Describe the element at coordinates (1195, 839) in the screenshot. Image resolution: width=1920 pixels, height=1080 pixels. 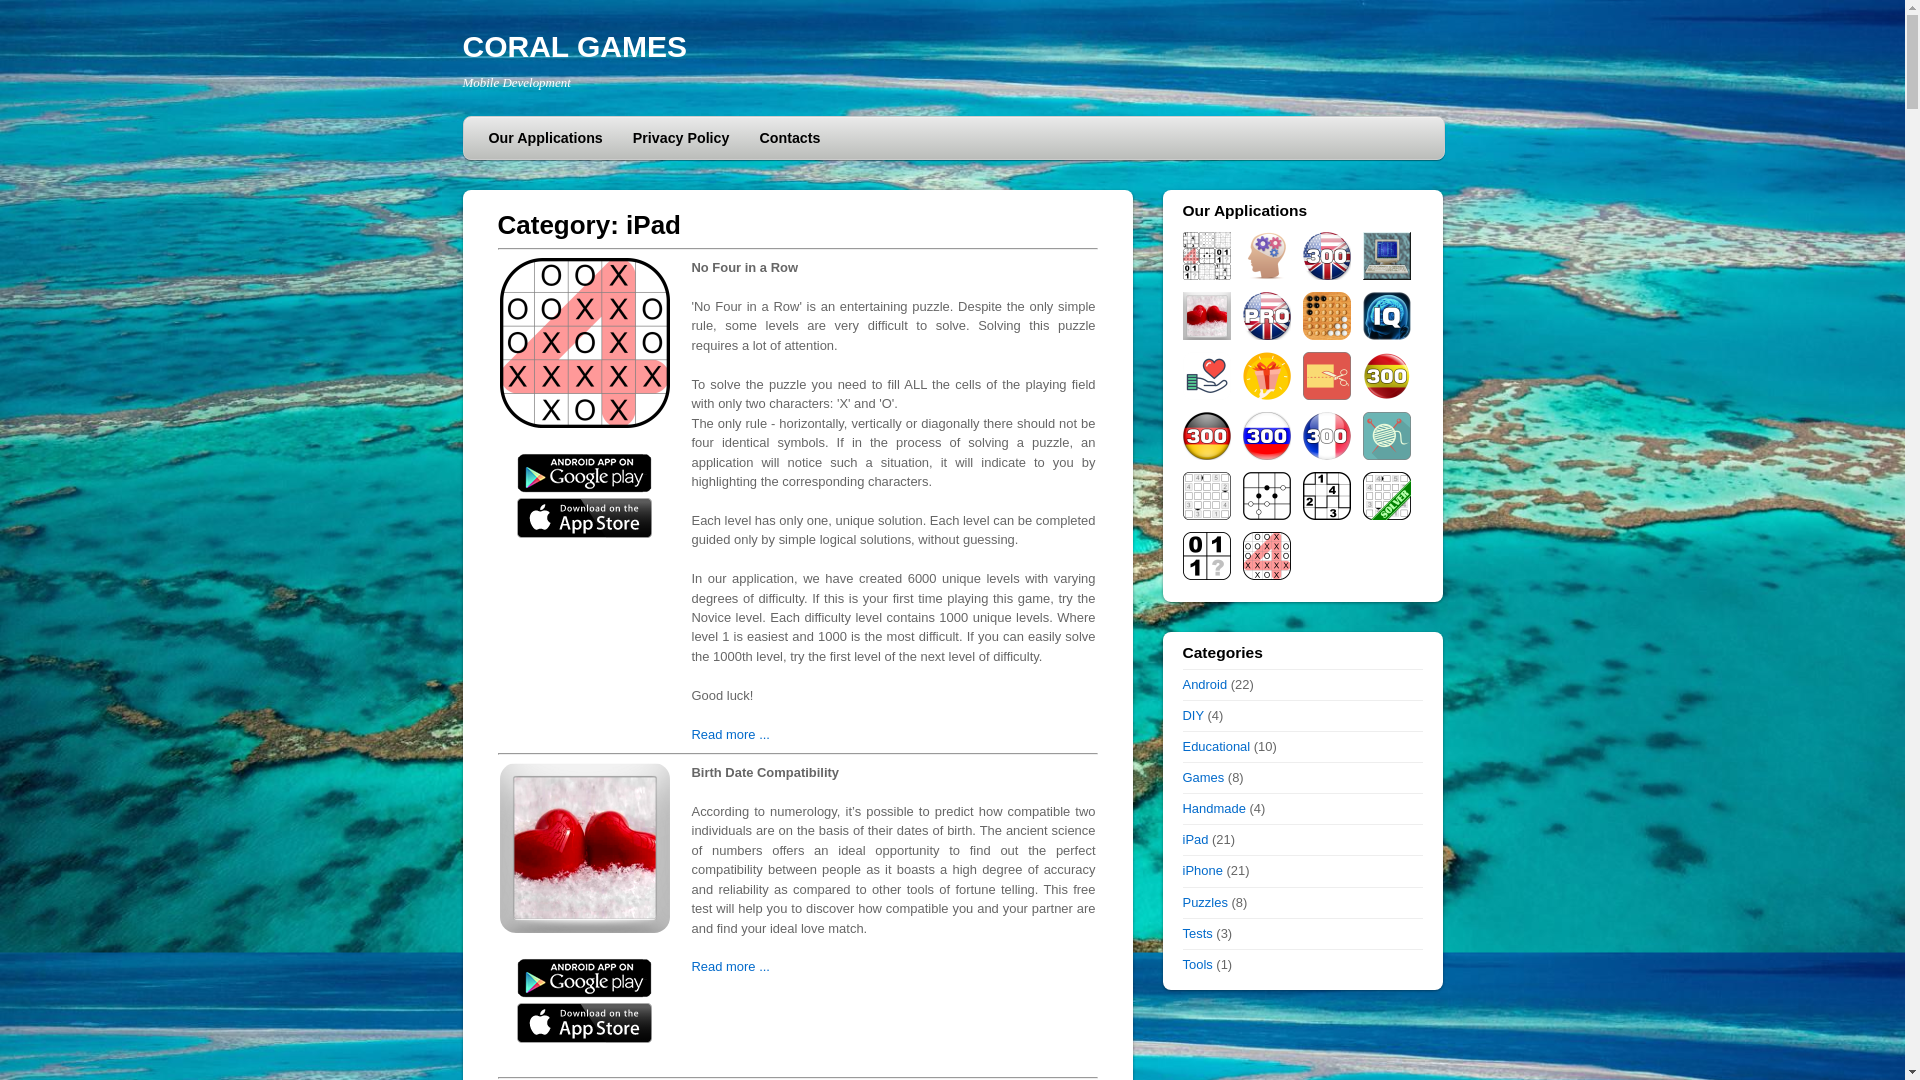
I see `'iPad'` at that location.